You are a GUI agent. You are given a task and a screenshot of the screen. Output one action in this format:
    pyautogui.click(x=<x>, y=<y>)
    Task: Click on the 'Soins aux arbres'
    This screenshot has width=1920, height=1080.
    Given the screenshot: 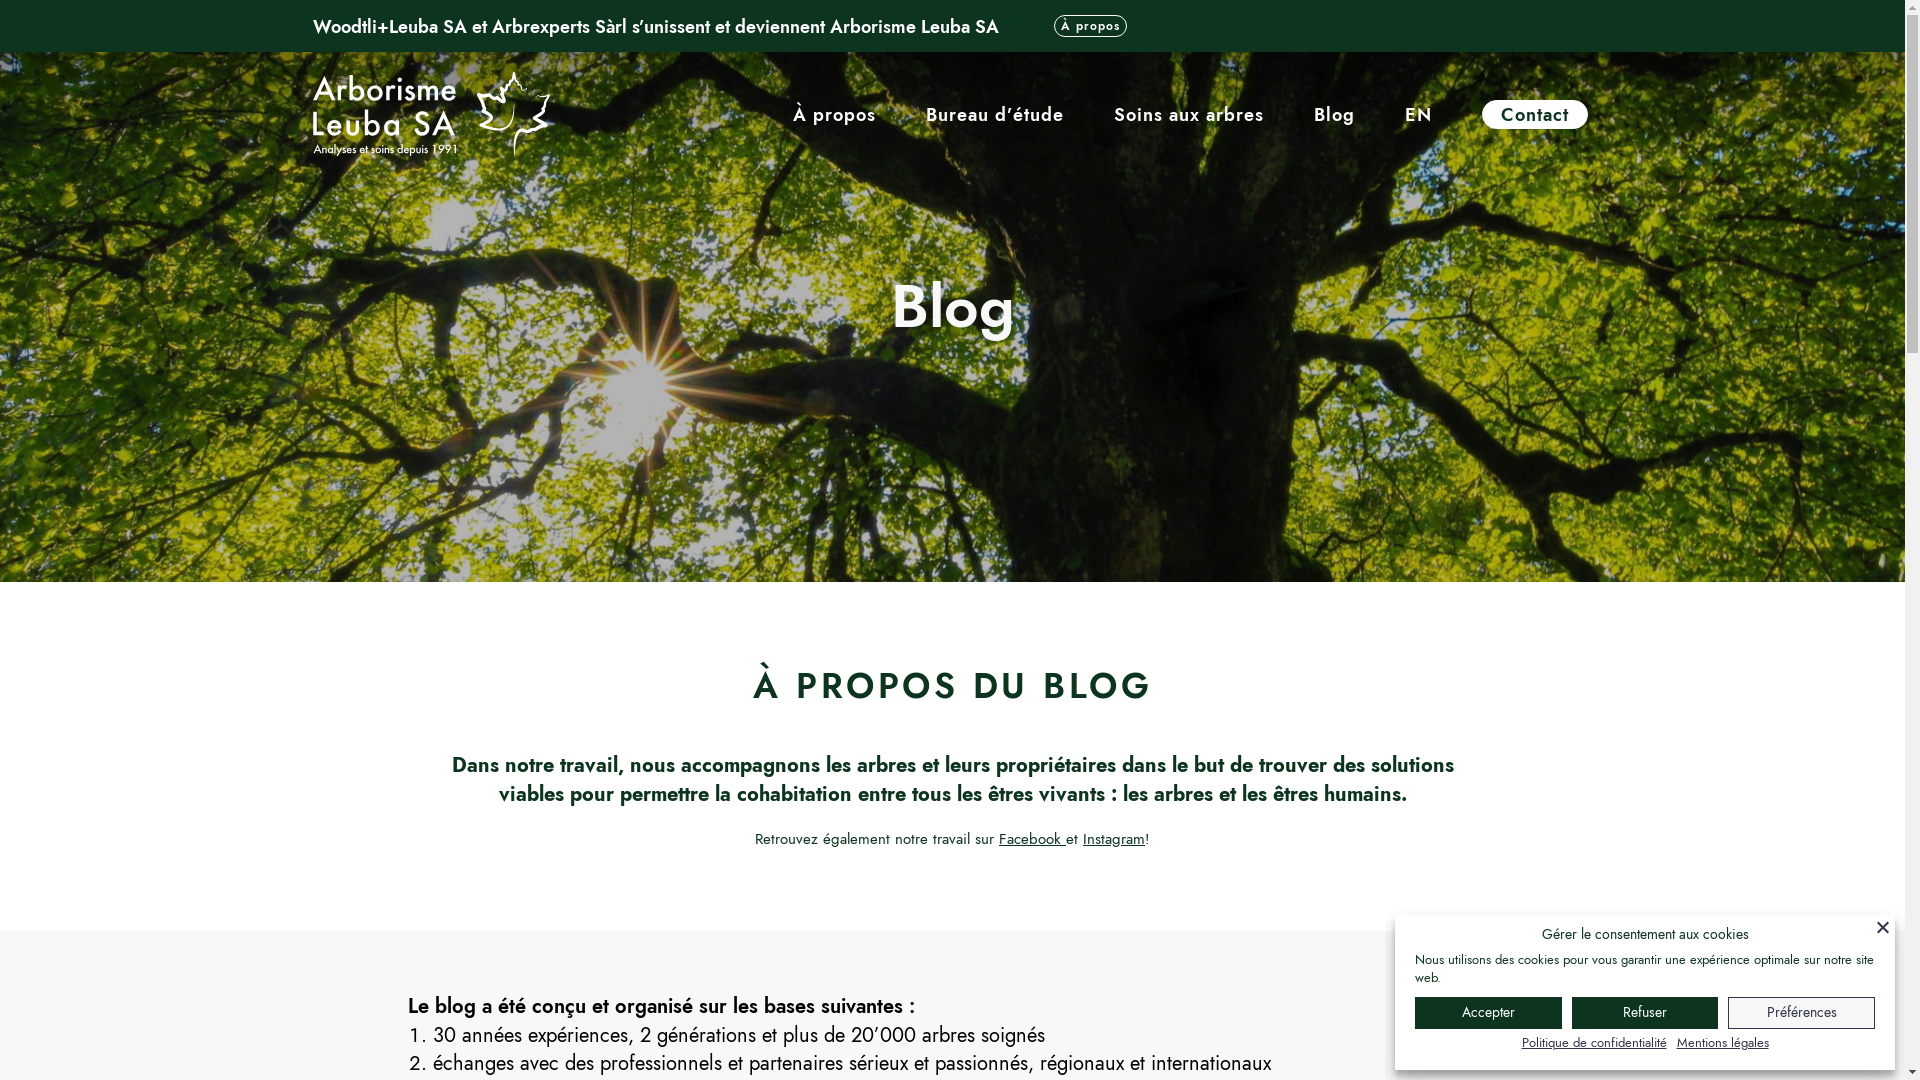 What is the action you would take?
    pyautogui.click(x=1189, y=115)
    